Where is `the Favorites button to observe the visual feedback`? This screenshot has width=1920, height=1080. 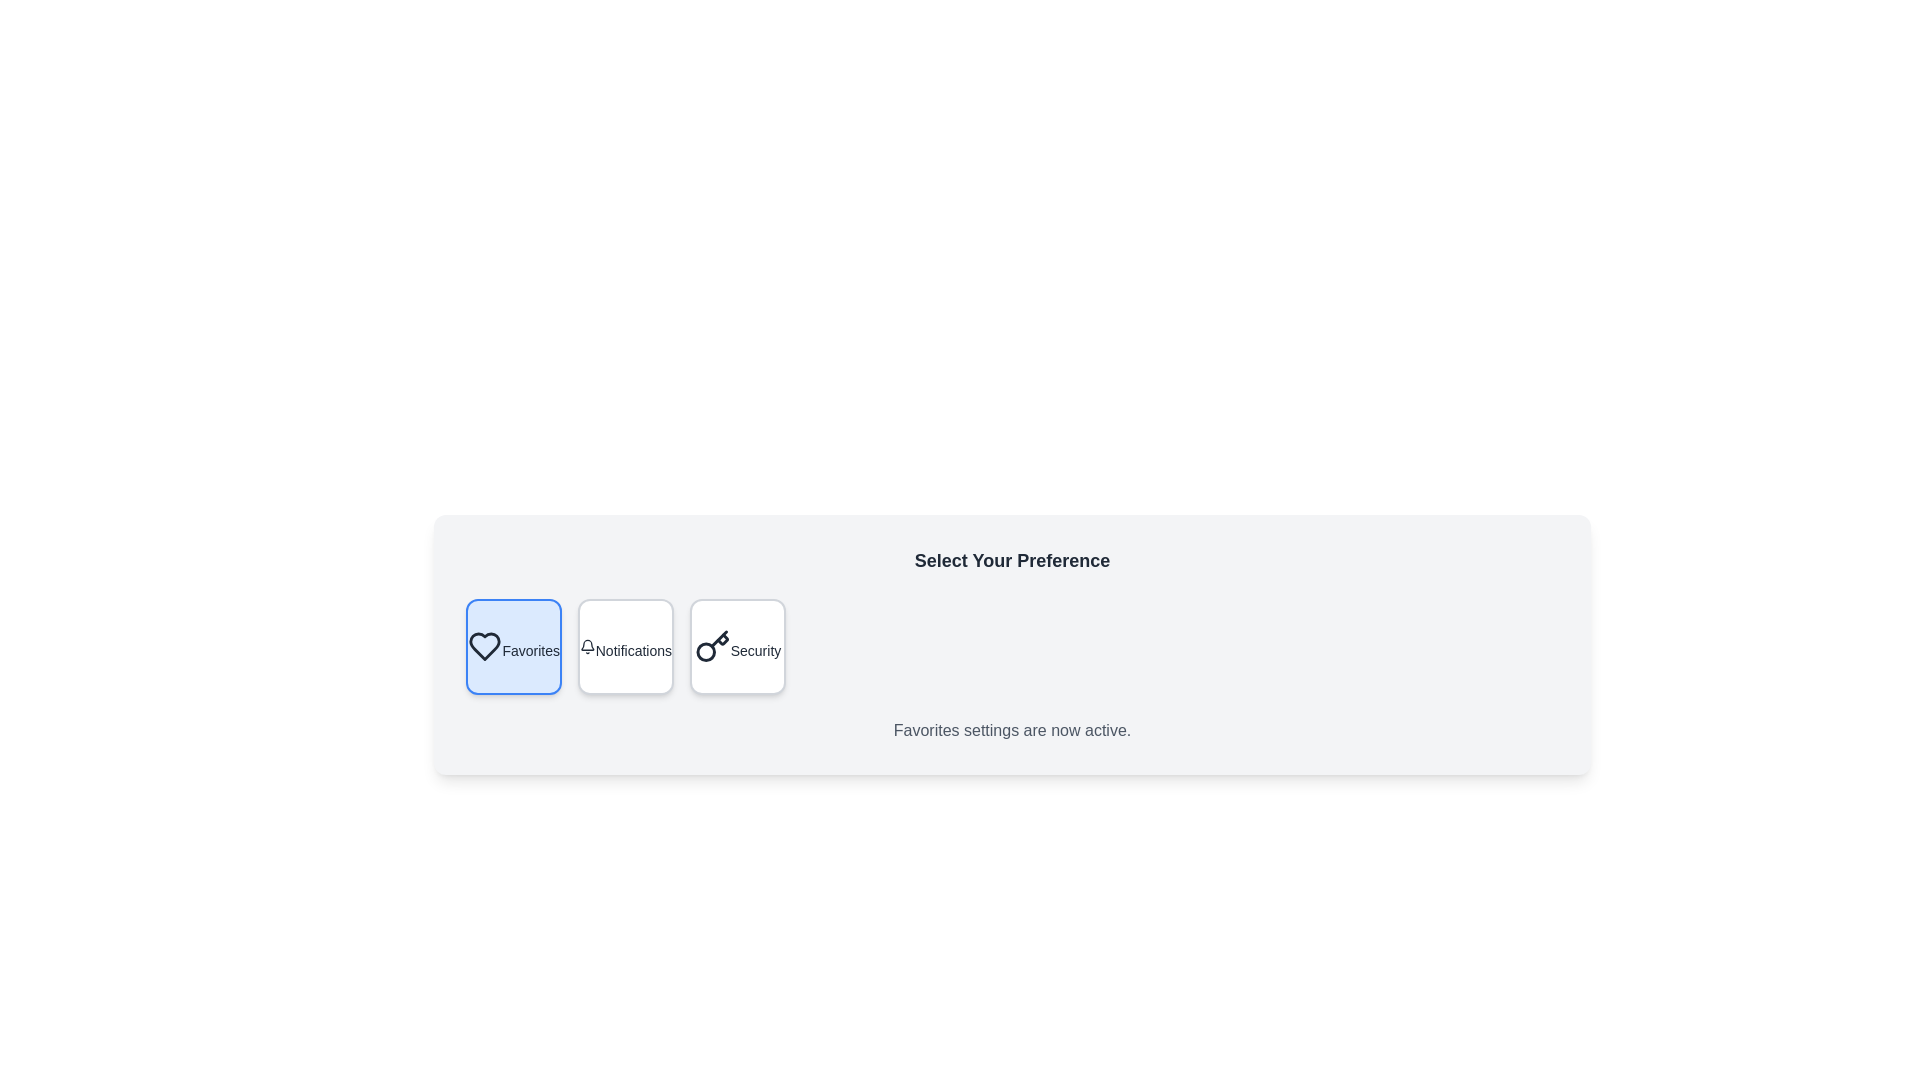 the Favorites button to observe the visual feedback is located at coordinates (513, 647).